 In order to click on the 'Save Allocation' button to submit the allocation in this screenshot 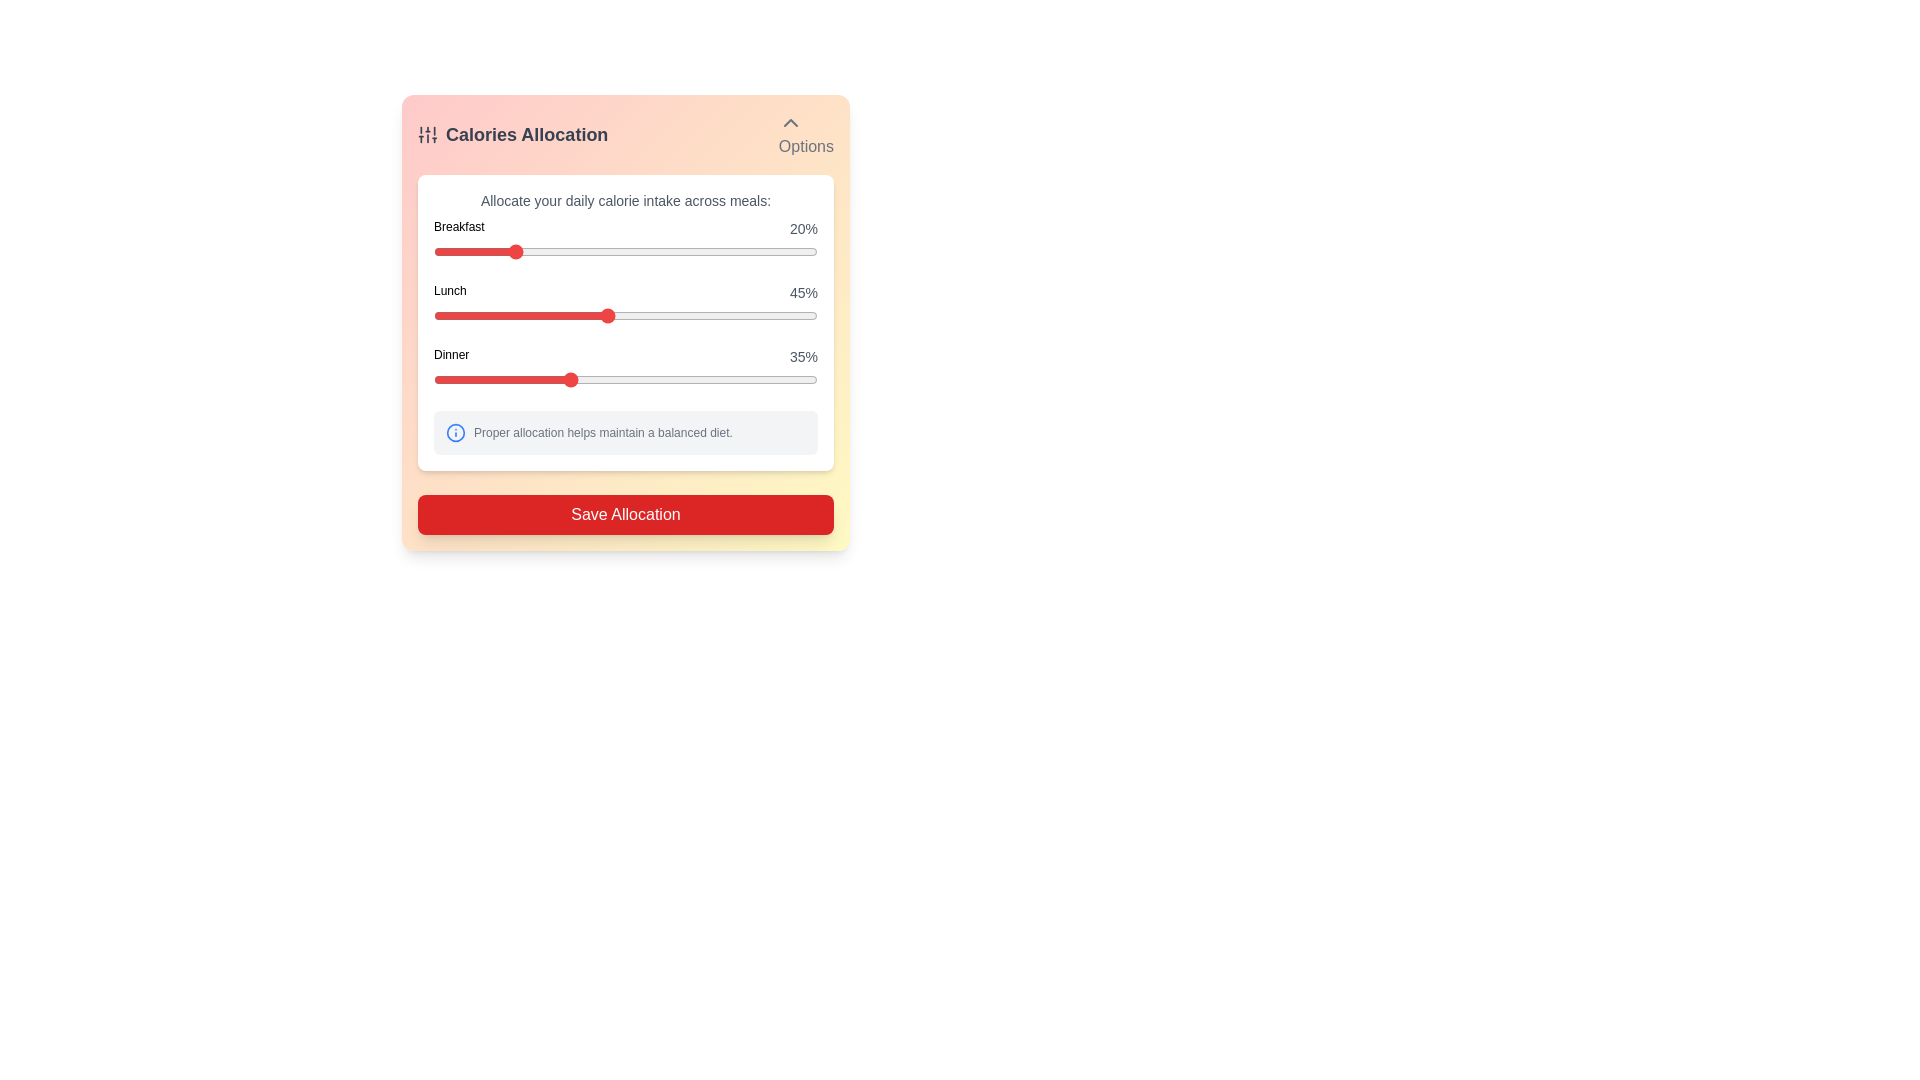, I will do `click(624, 514)`.